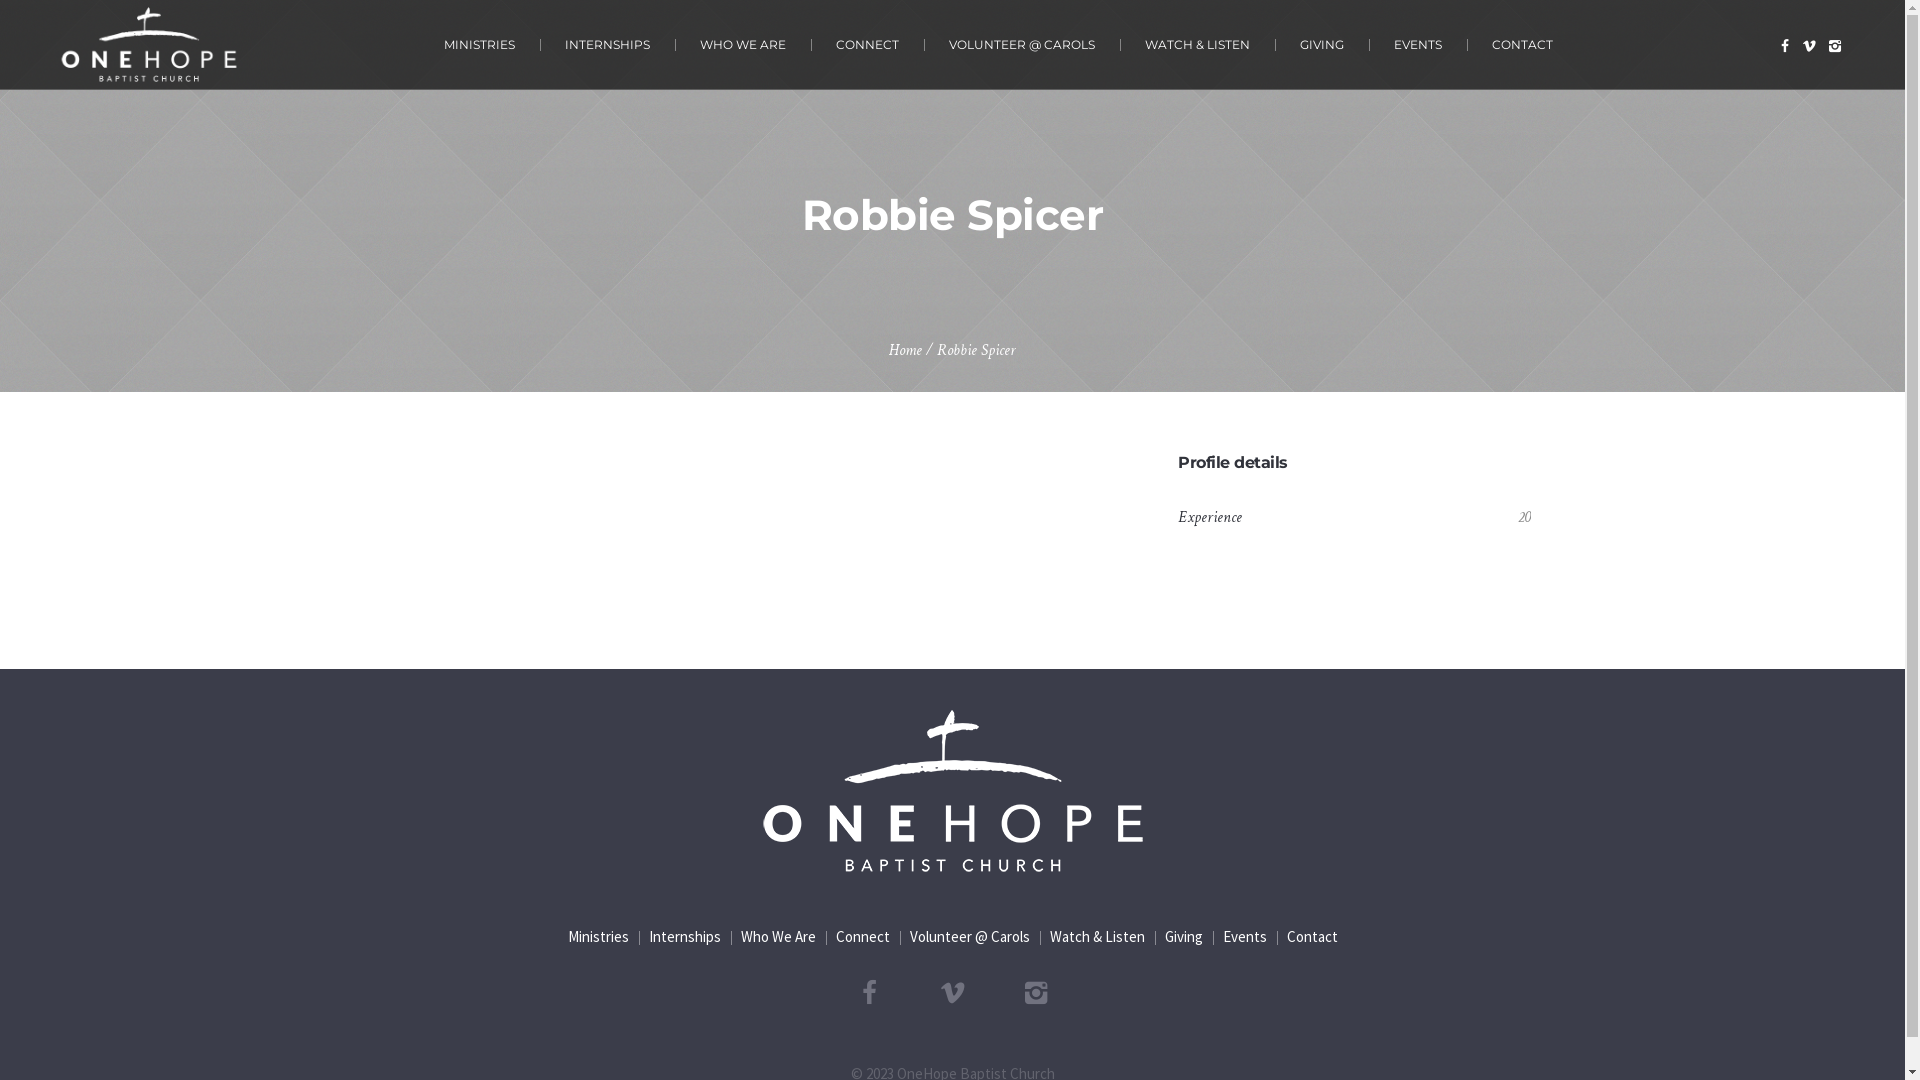 The image size is (1920, 1080). What do you see at coordinates (478, 44) in the screenshot?
I see `'MINISTRIES'` at bounding box center [478, 44].